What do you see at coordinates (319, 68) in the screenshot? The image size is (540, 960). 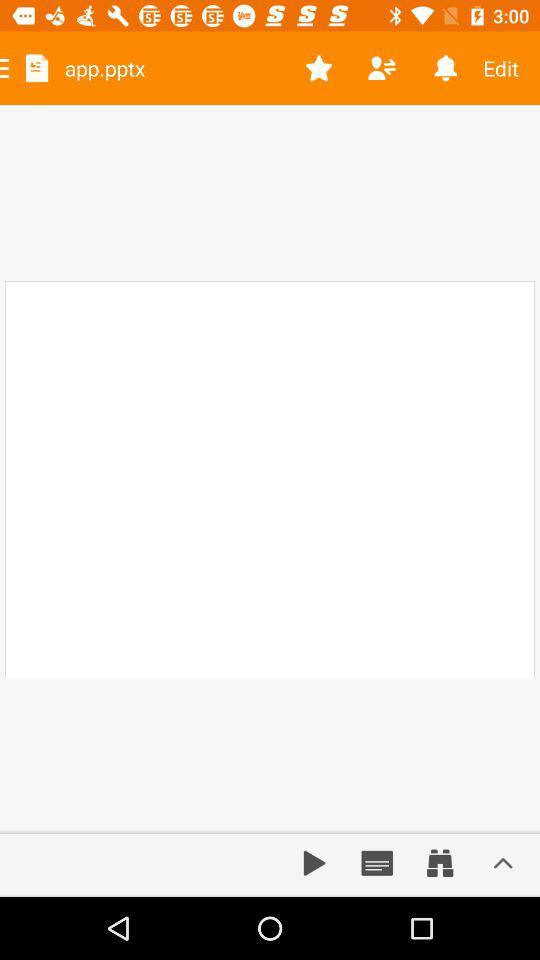 I see `the item to the right of app.pptx` at bounding box center [319, 68].